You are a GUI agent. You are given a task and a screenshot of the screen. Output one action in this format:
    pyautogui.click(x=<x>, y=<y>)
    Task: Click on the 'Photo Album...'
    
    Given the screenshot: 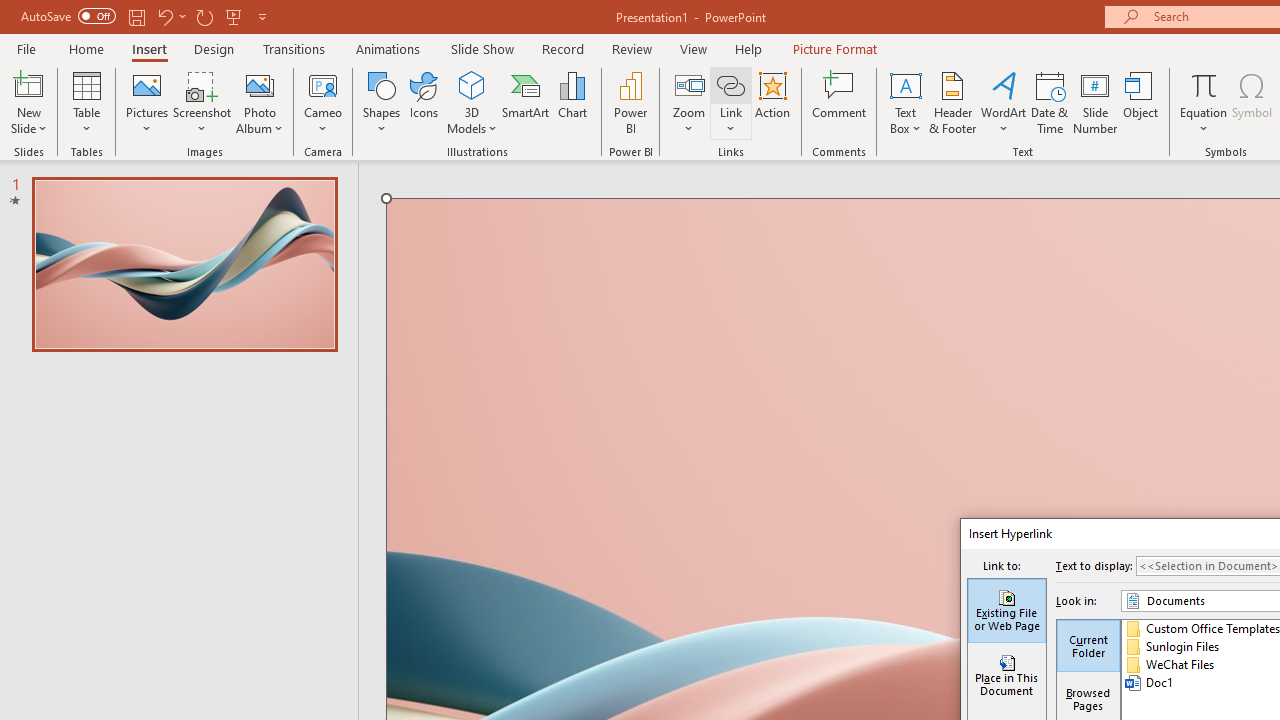 What is the action you would take?
    pyautogui.click(x=258, y=103)
    